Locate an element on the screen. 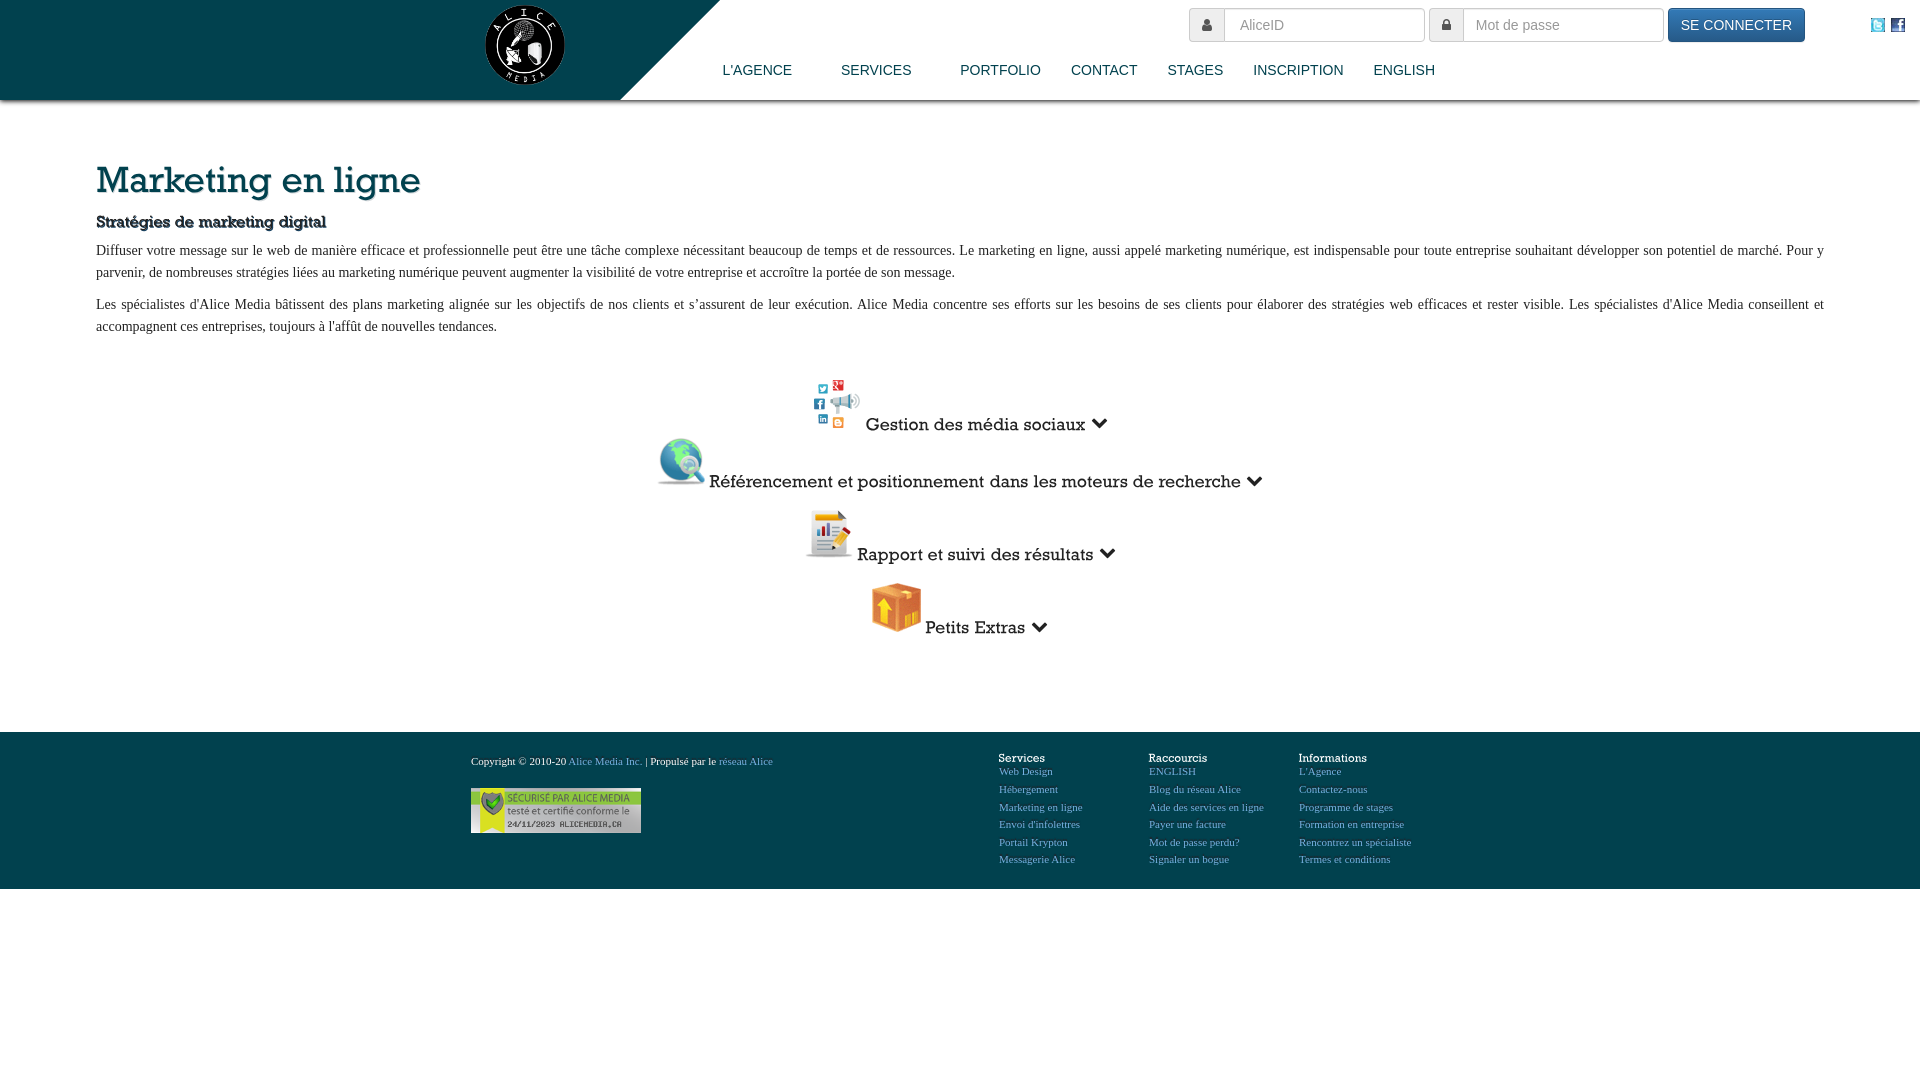 The width and height of the screenshot is (1920, 1080). 'Messagerie Alice' is located at coordinates (998, 858).